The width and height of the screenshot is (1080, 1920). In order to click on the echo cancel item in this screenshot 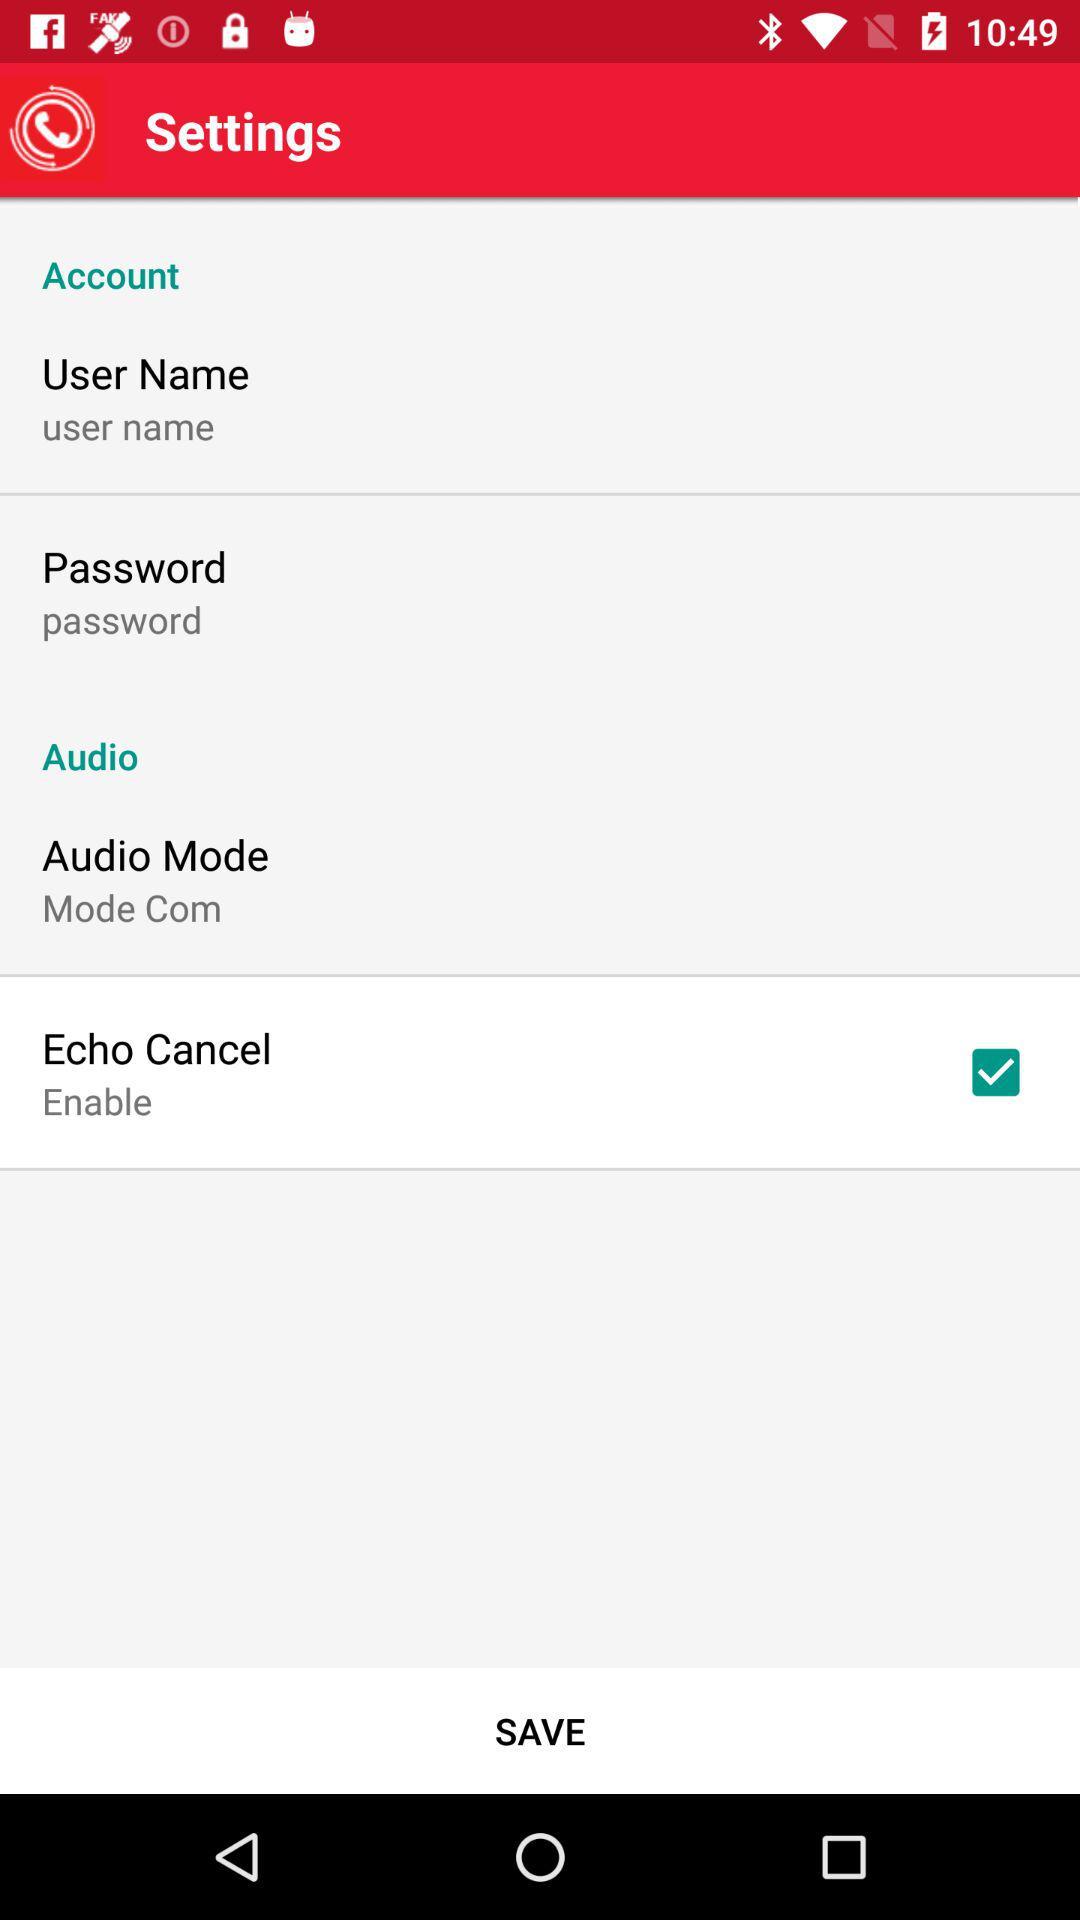, I will do `click(156, 1046)`.